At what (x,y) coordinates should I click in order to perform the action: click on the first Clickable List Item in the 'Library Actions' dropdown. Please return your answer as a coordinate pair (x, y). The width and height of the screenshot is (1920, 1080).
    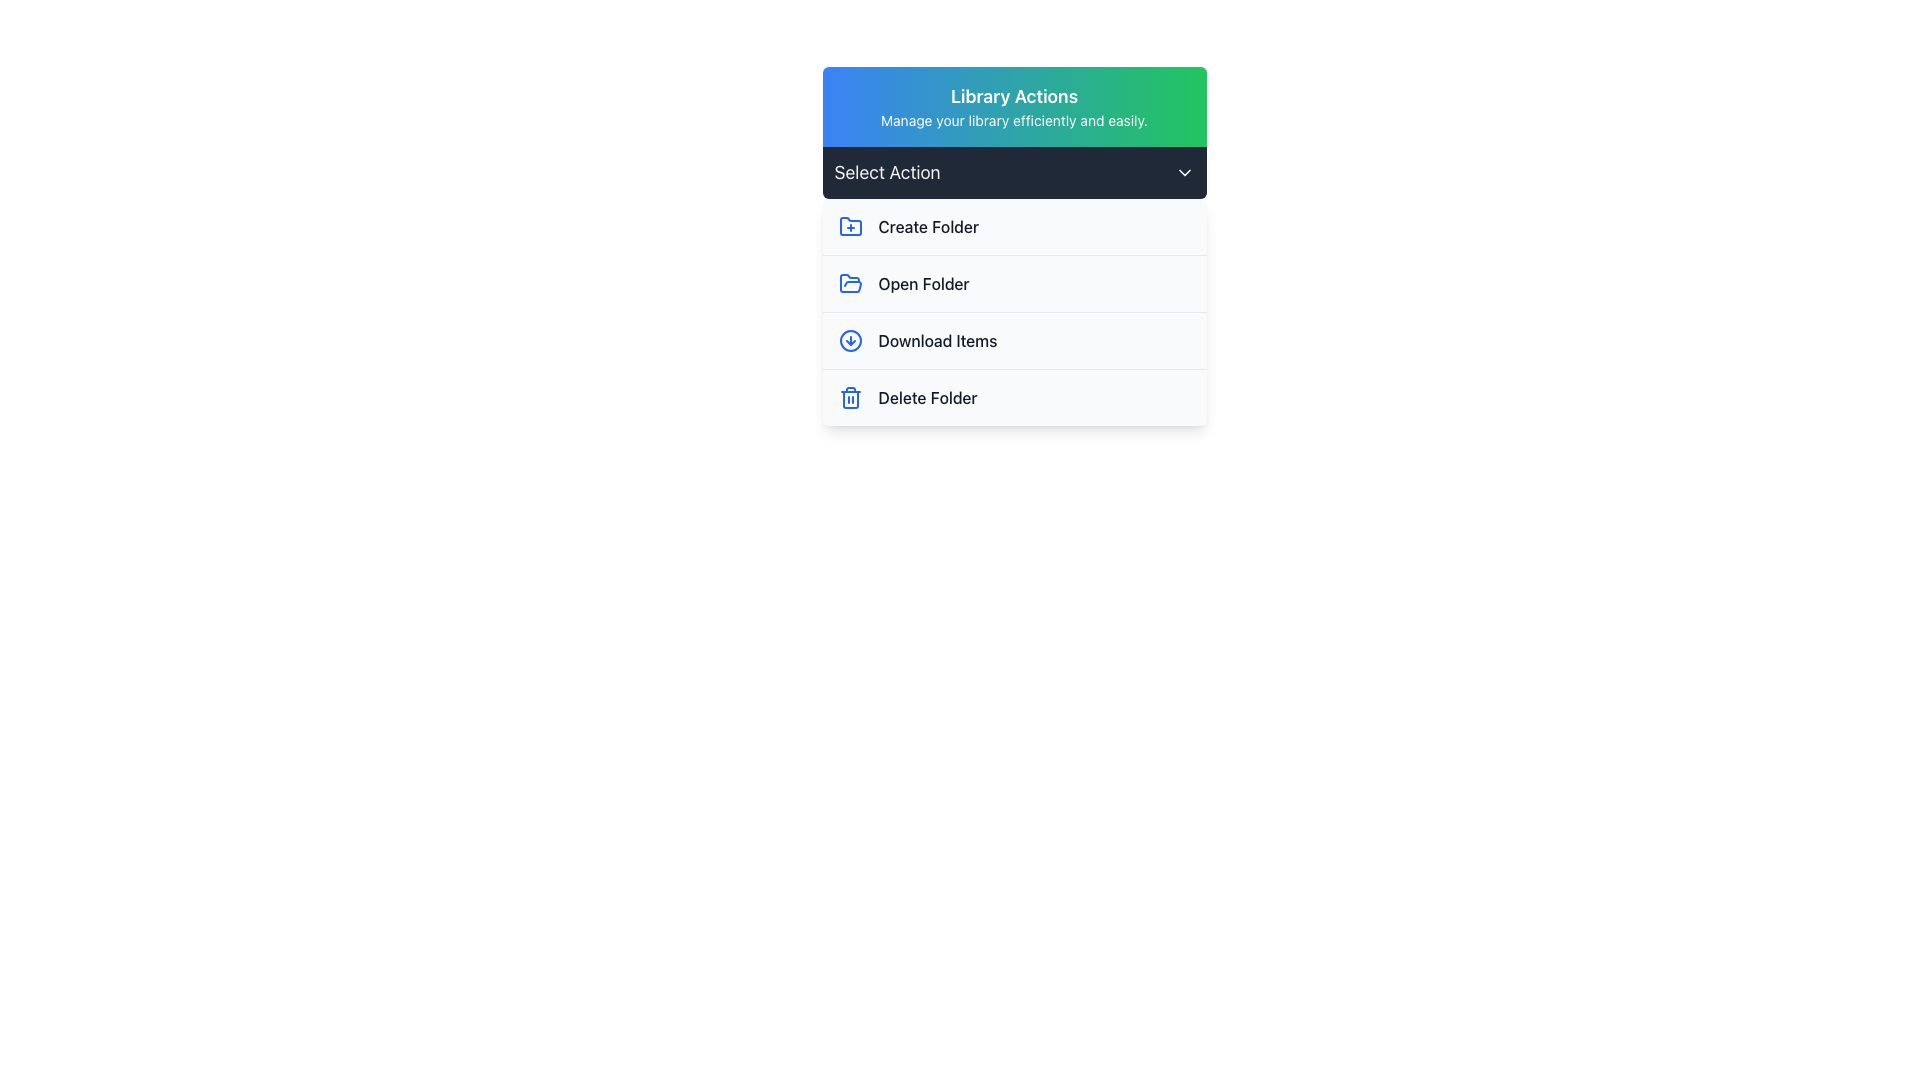
    Looking at the image, I should click on (1014, 226).